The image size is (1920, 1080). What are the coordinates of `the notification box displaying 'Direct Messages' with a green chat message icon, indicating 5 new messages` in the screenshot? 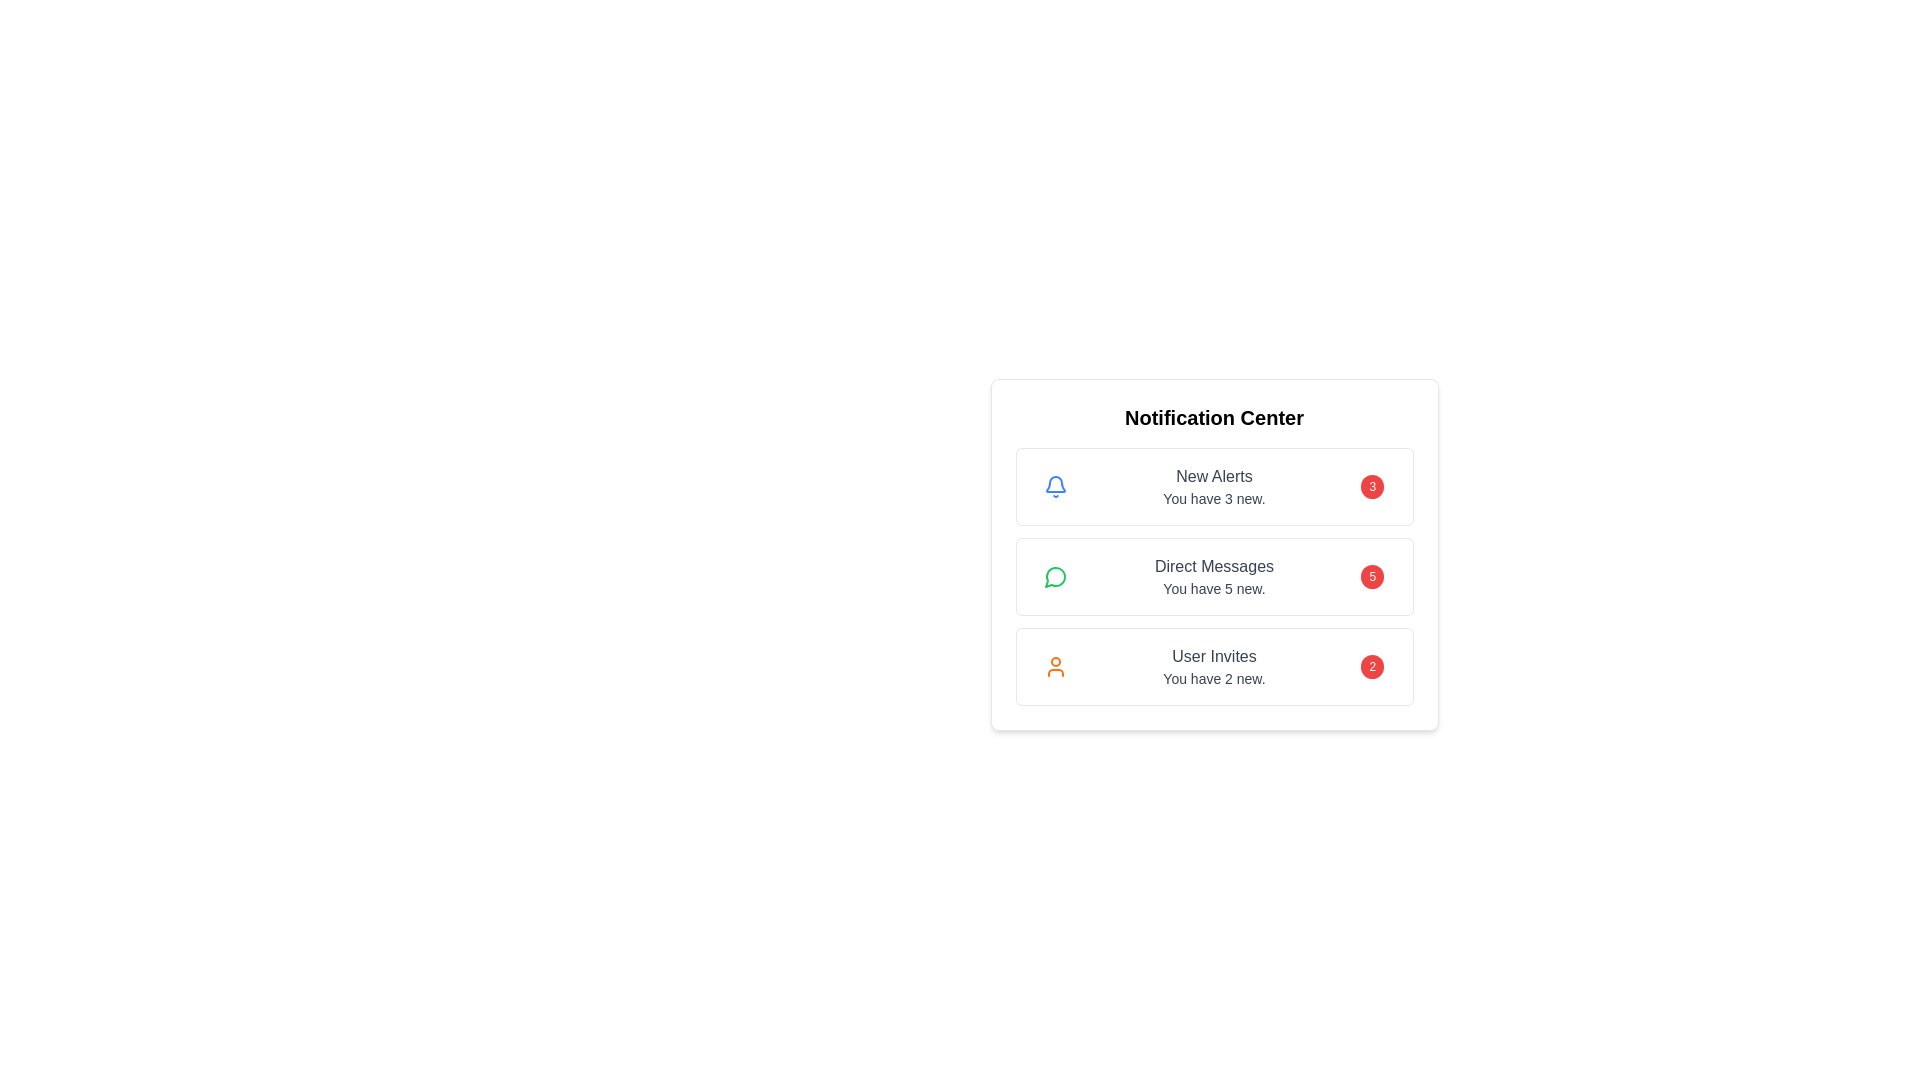 It's located at (1213, 577).